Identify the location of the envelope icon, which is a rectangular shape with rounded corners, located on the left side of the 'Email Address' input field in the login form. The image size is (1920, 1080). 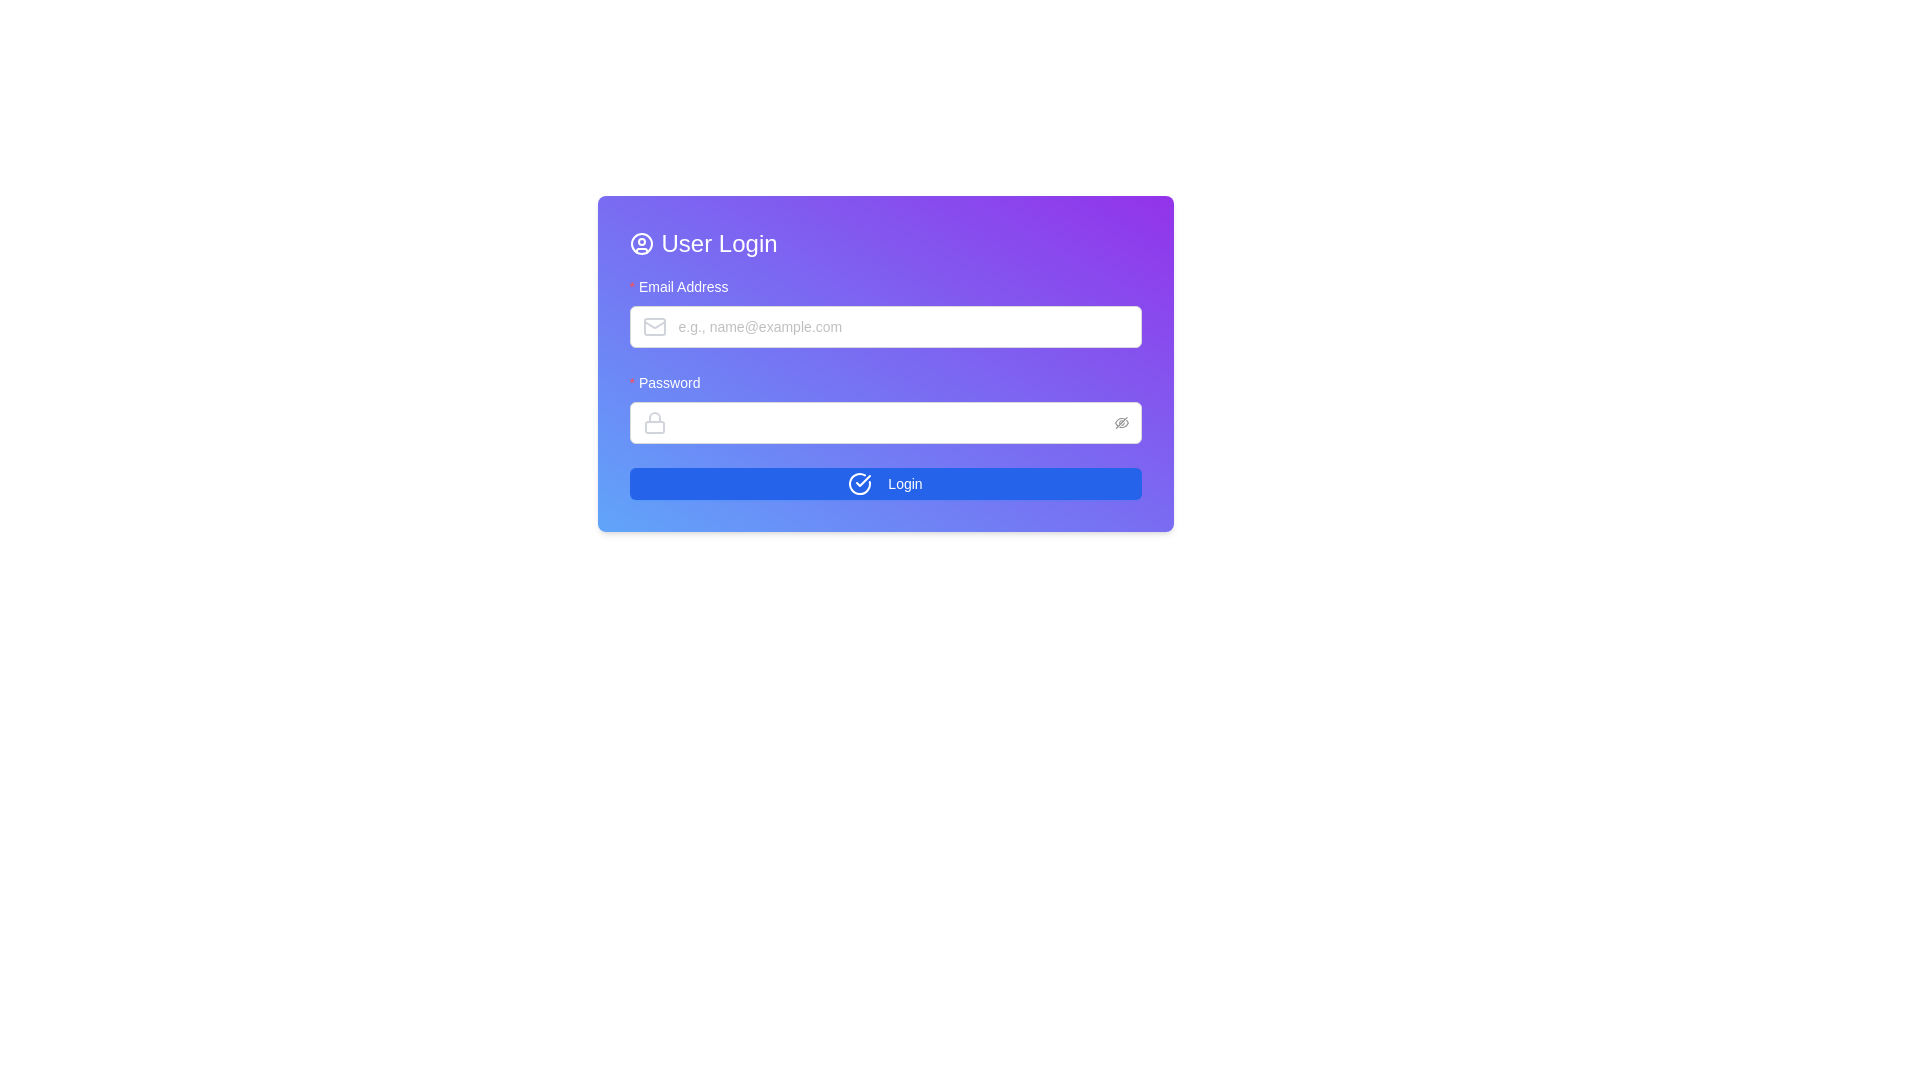
(654, 326).